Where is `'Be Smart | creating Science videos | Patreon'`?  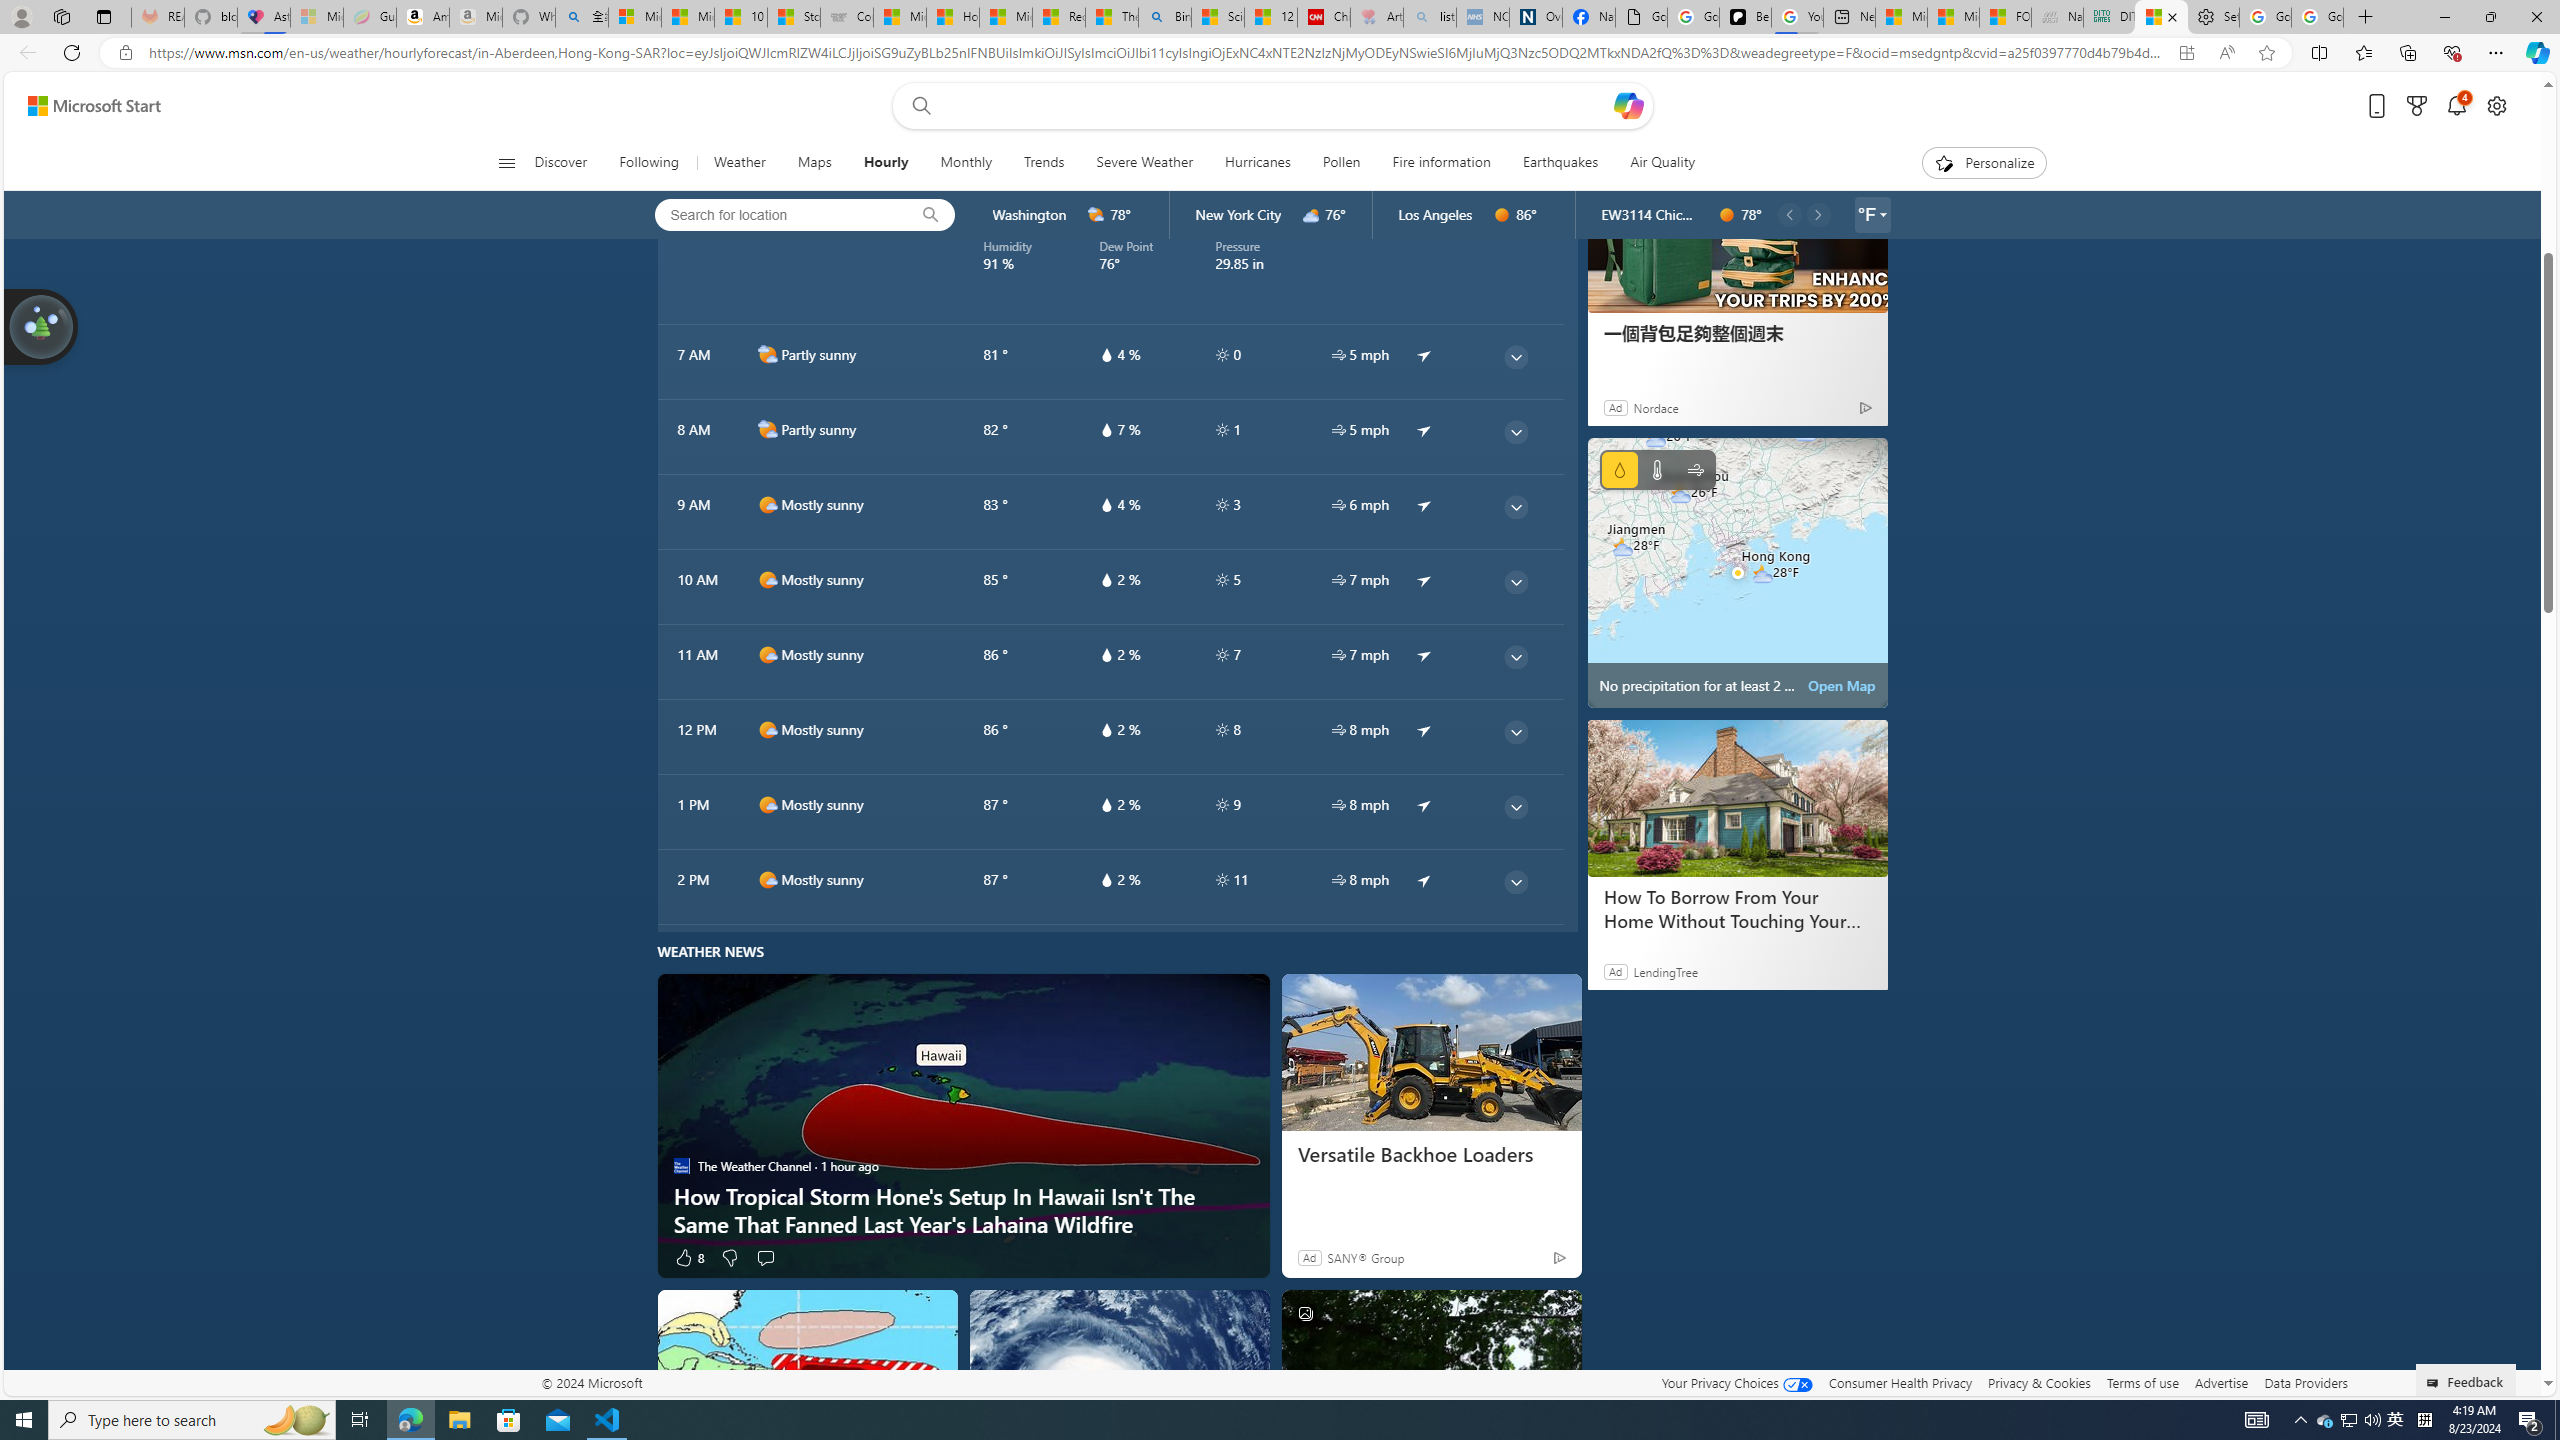 'Be Smart | creating Science videos | Patreon' is located at coordinates (1744, 16).